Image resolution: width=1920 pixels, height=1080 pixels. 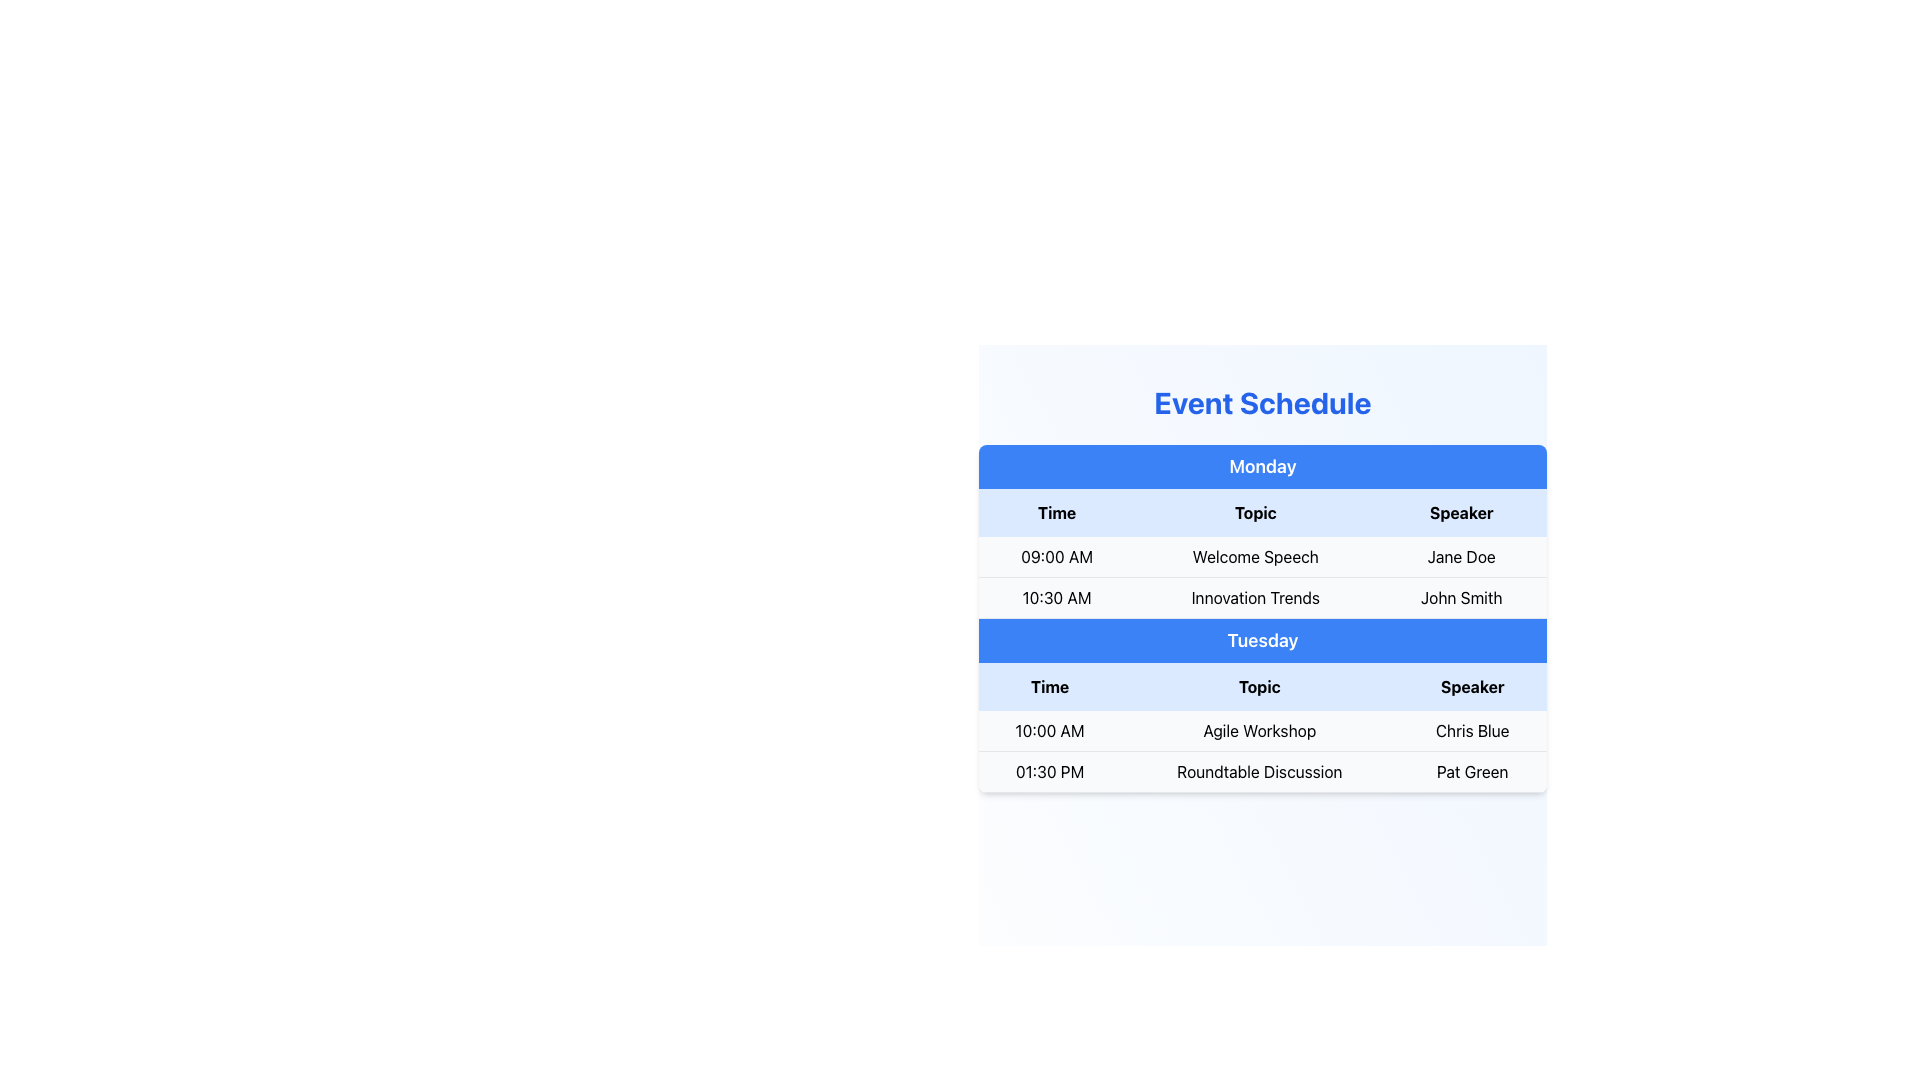 What do you see at coordinates (1254, 557) in the screenshot?
I see `text label 'Welcome Speech' located in the 'Topic' column of the schedule table for Monday` at bounding box center [1254, 557].